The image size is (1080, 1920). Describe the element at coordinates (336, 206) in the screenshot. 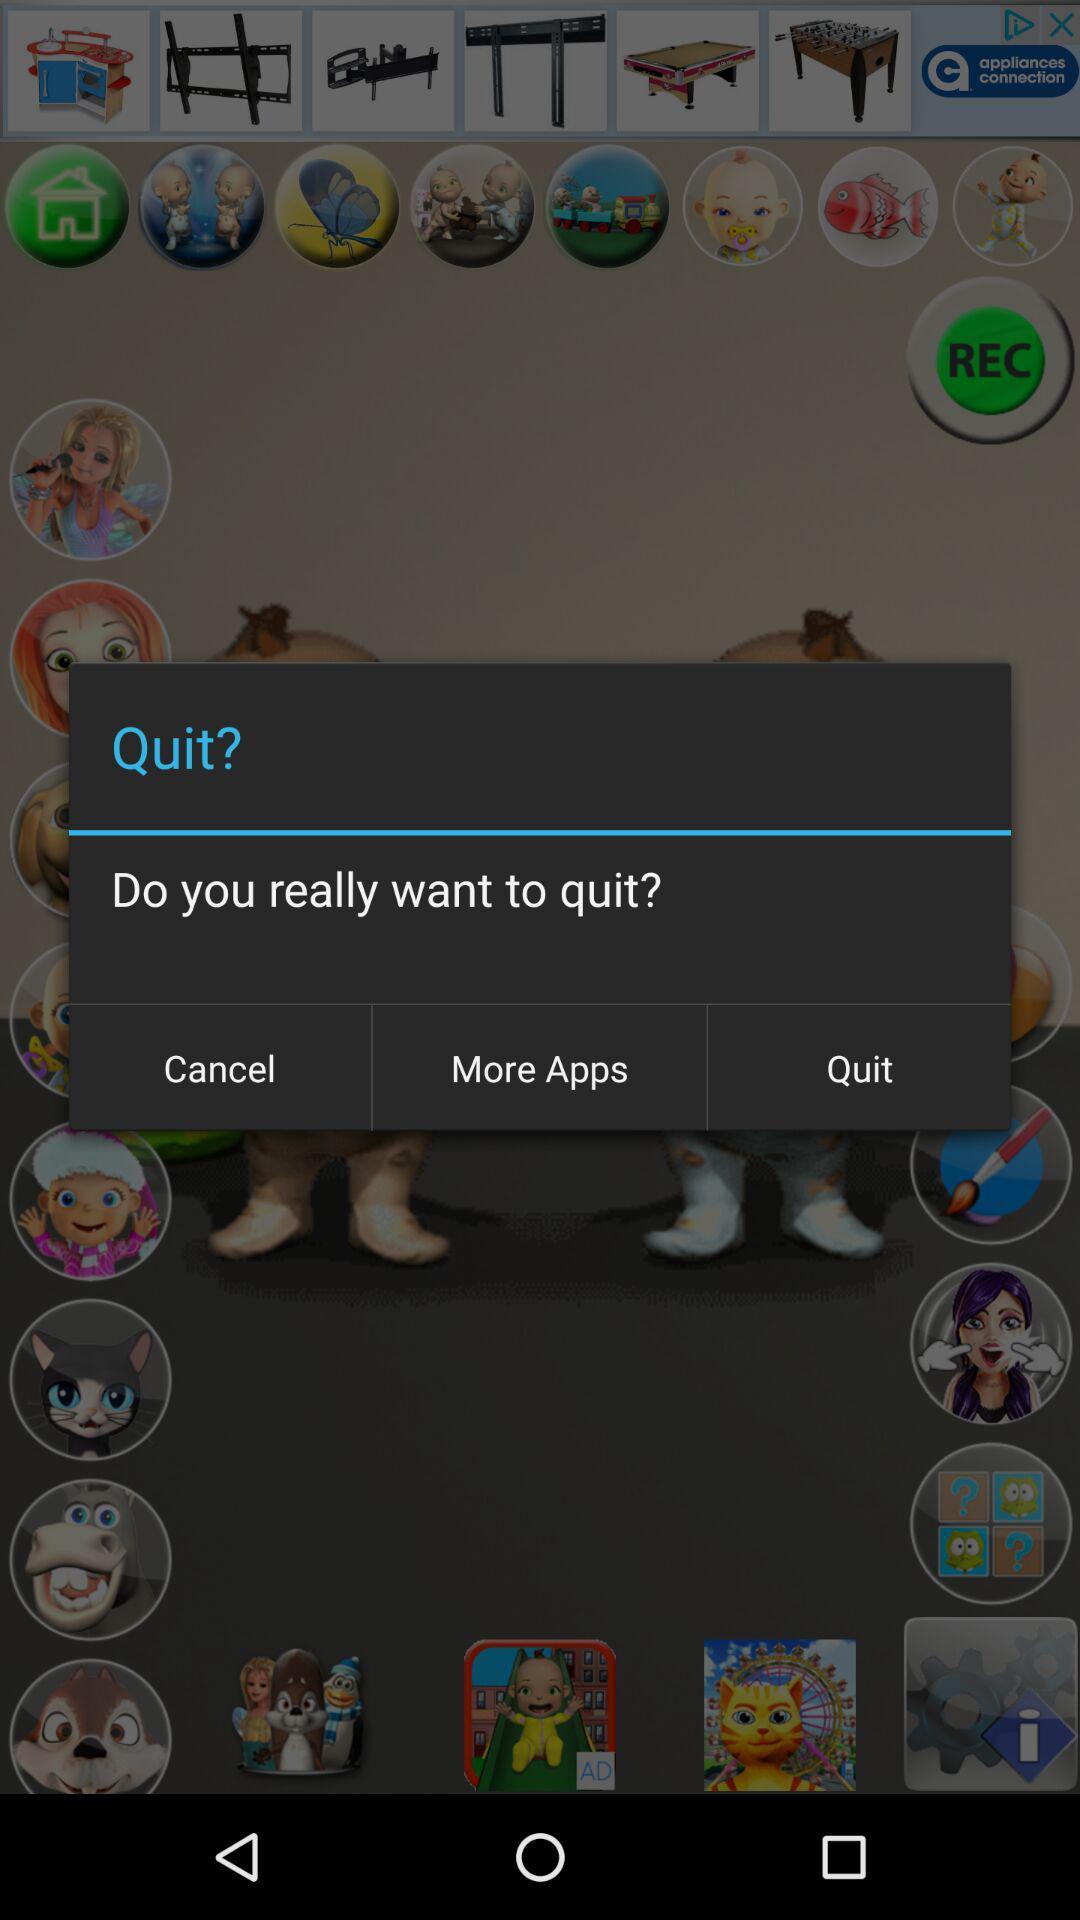

I see `back` at that location.